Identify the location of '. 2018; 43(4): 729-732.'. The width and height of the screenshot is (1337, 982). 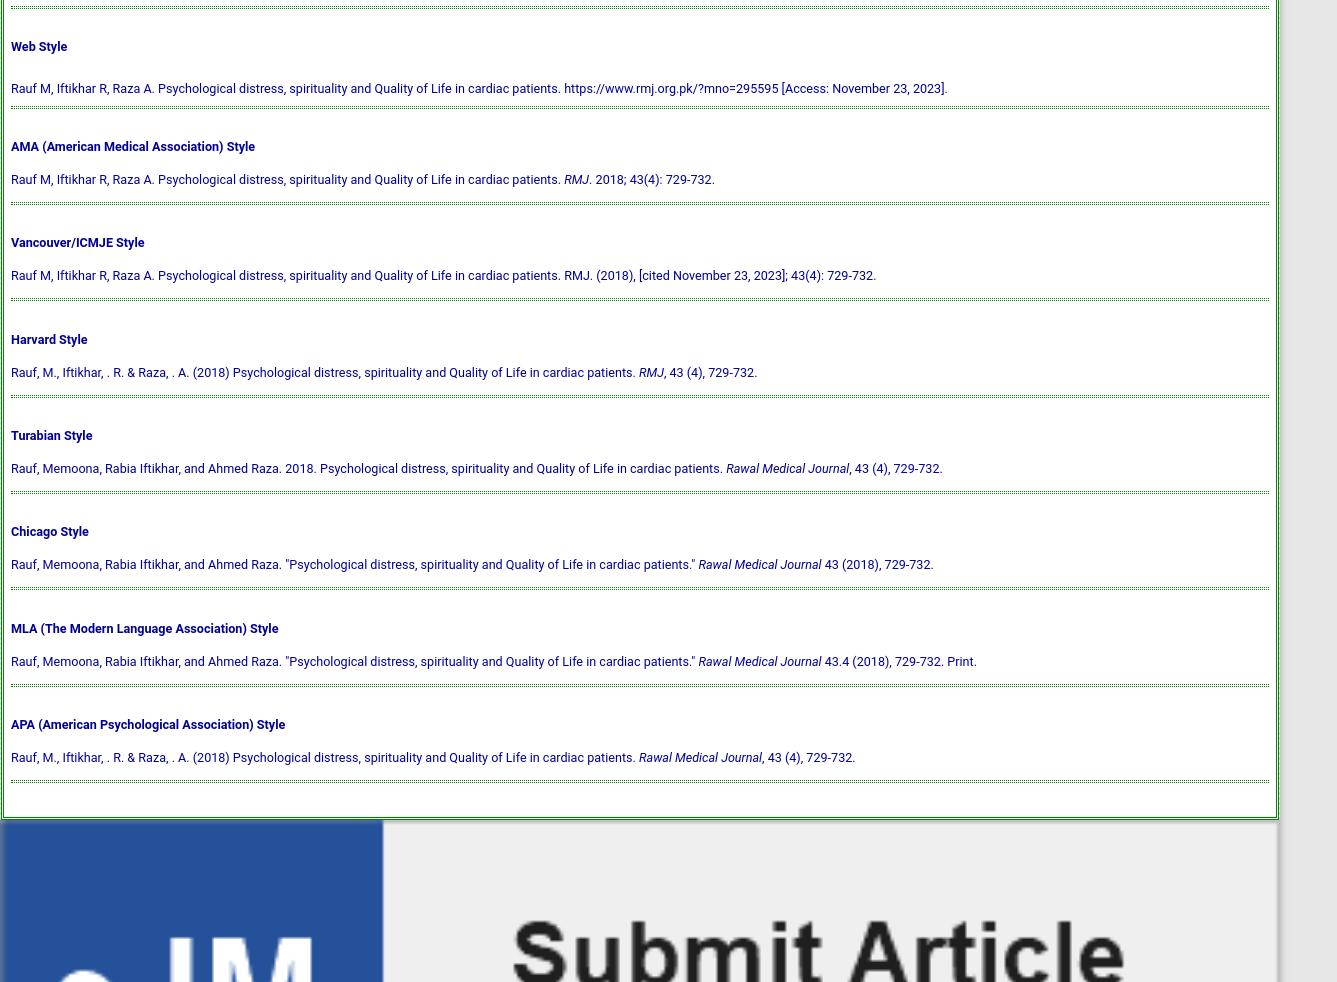
(588, 178).